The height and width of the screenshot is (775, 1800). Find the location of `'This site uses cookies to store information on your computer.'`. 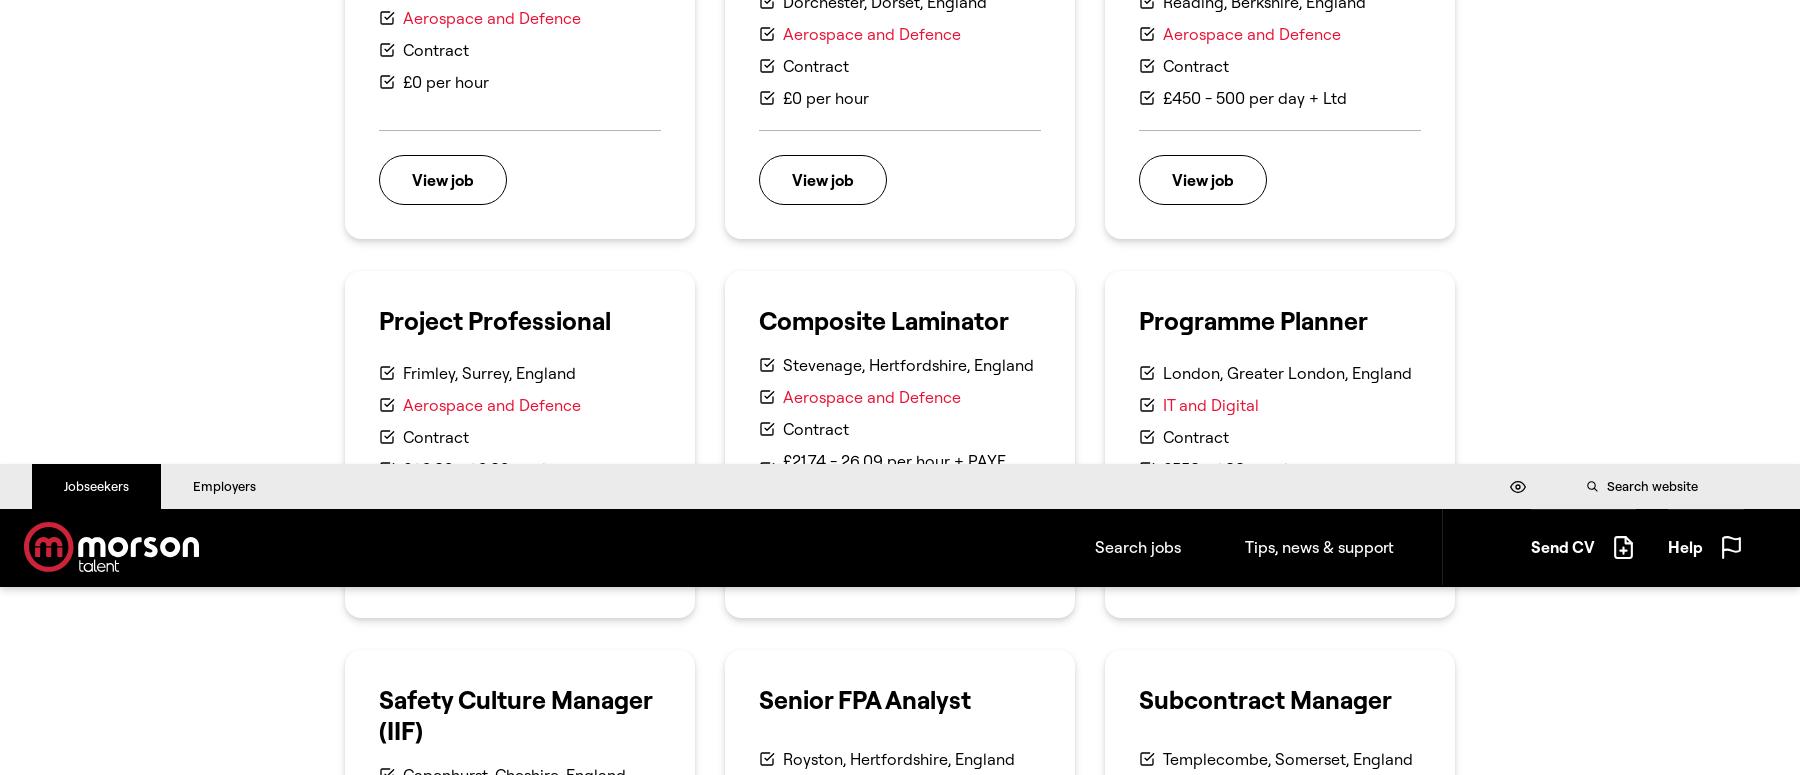

'This site uses cookies to store information on your computer.' is located at coordinates (495, 39).